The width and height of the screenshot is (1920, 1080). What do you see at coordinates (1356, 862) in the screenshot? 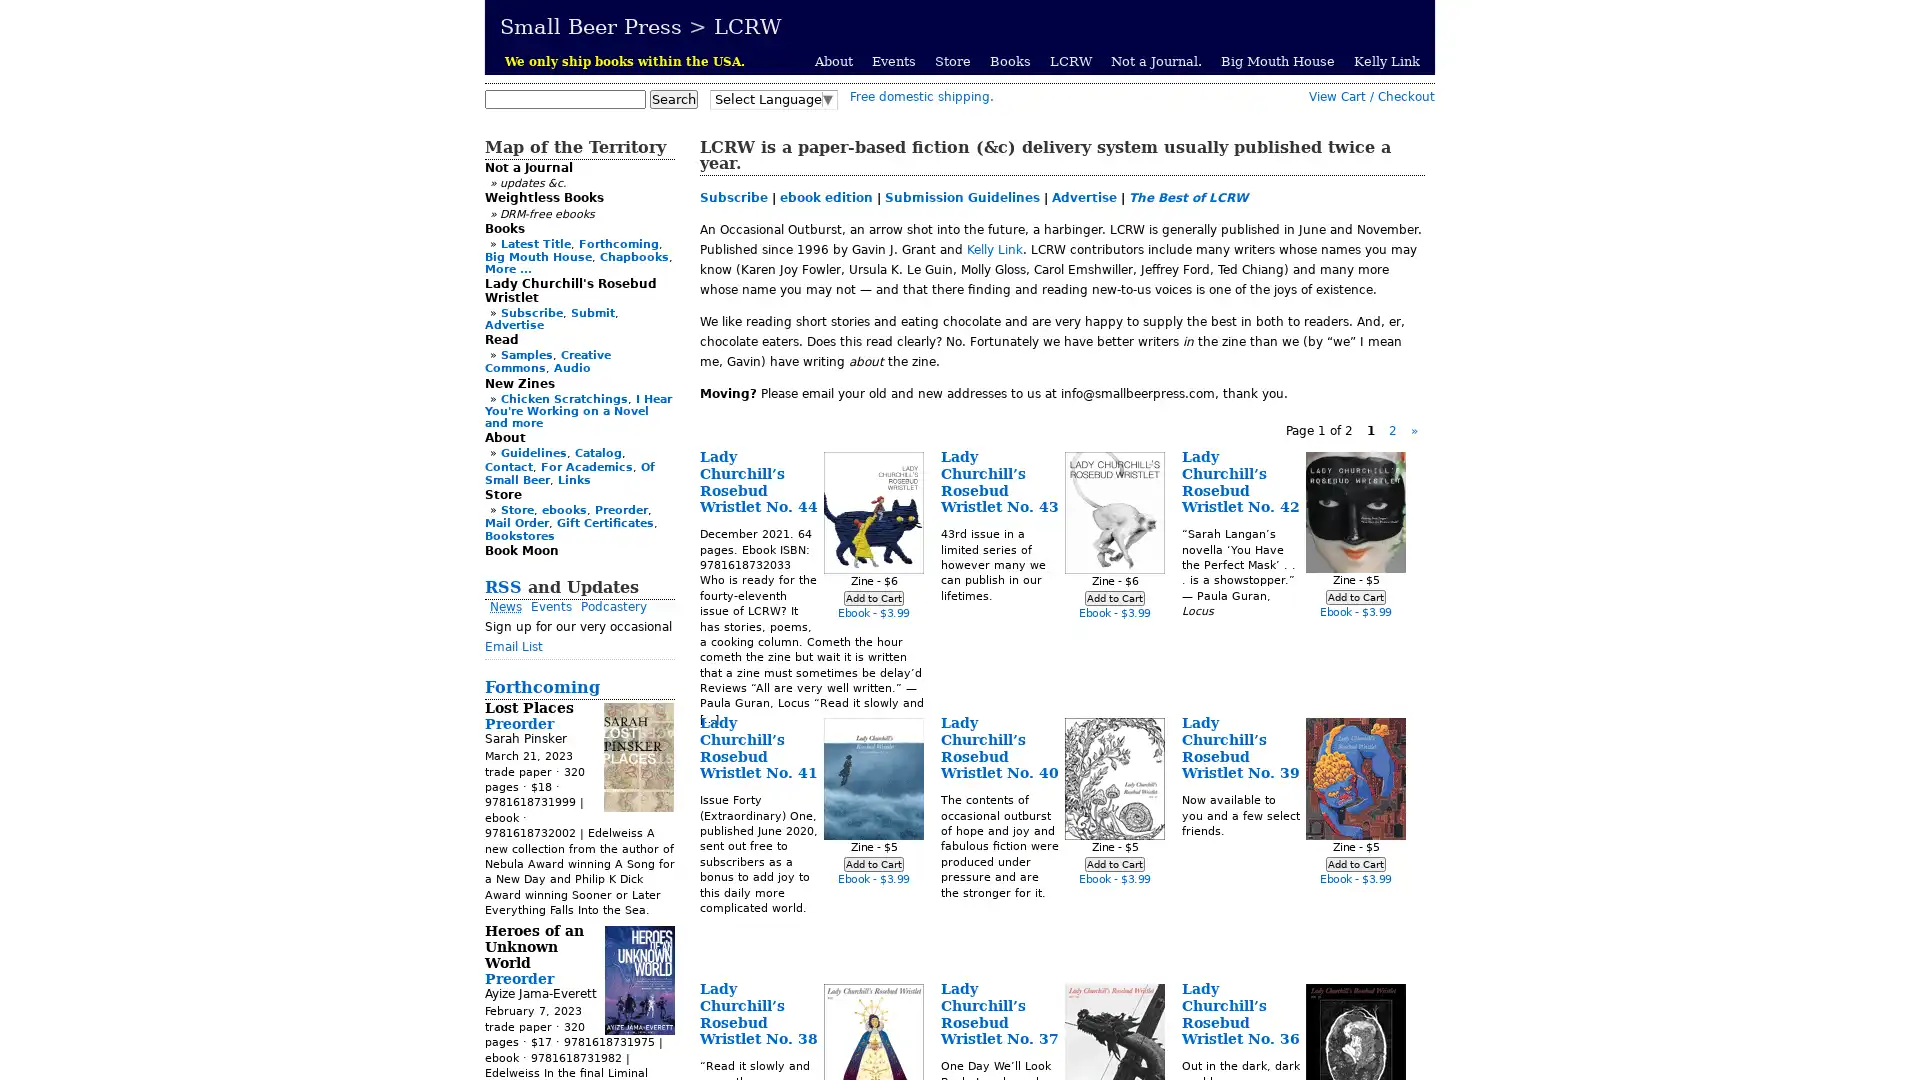
I see `Add to Cart` at bounding box center [1356, 862].